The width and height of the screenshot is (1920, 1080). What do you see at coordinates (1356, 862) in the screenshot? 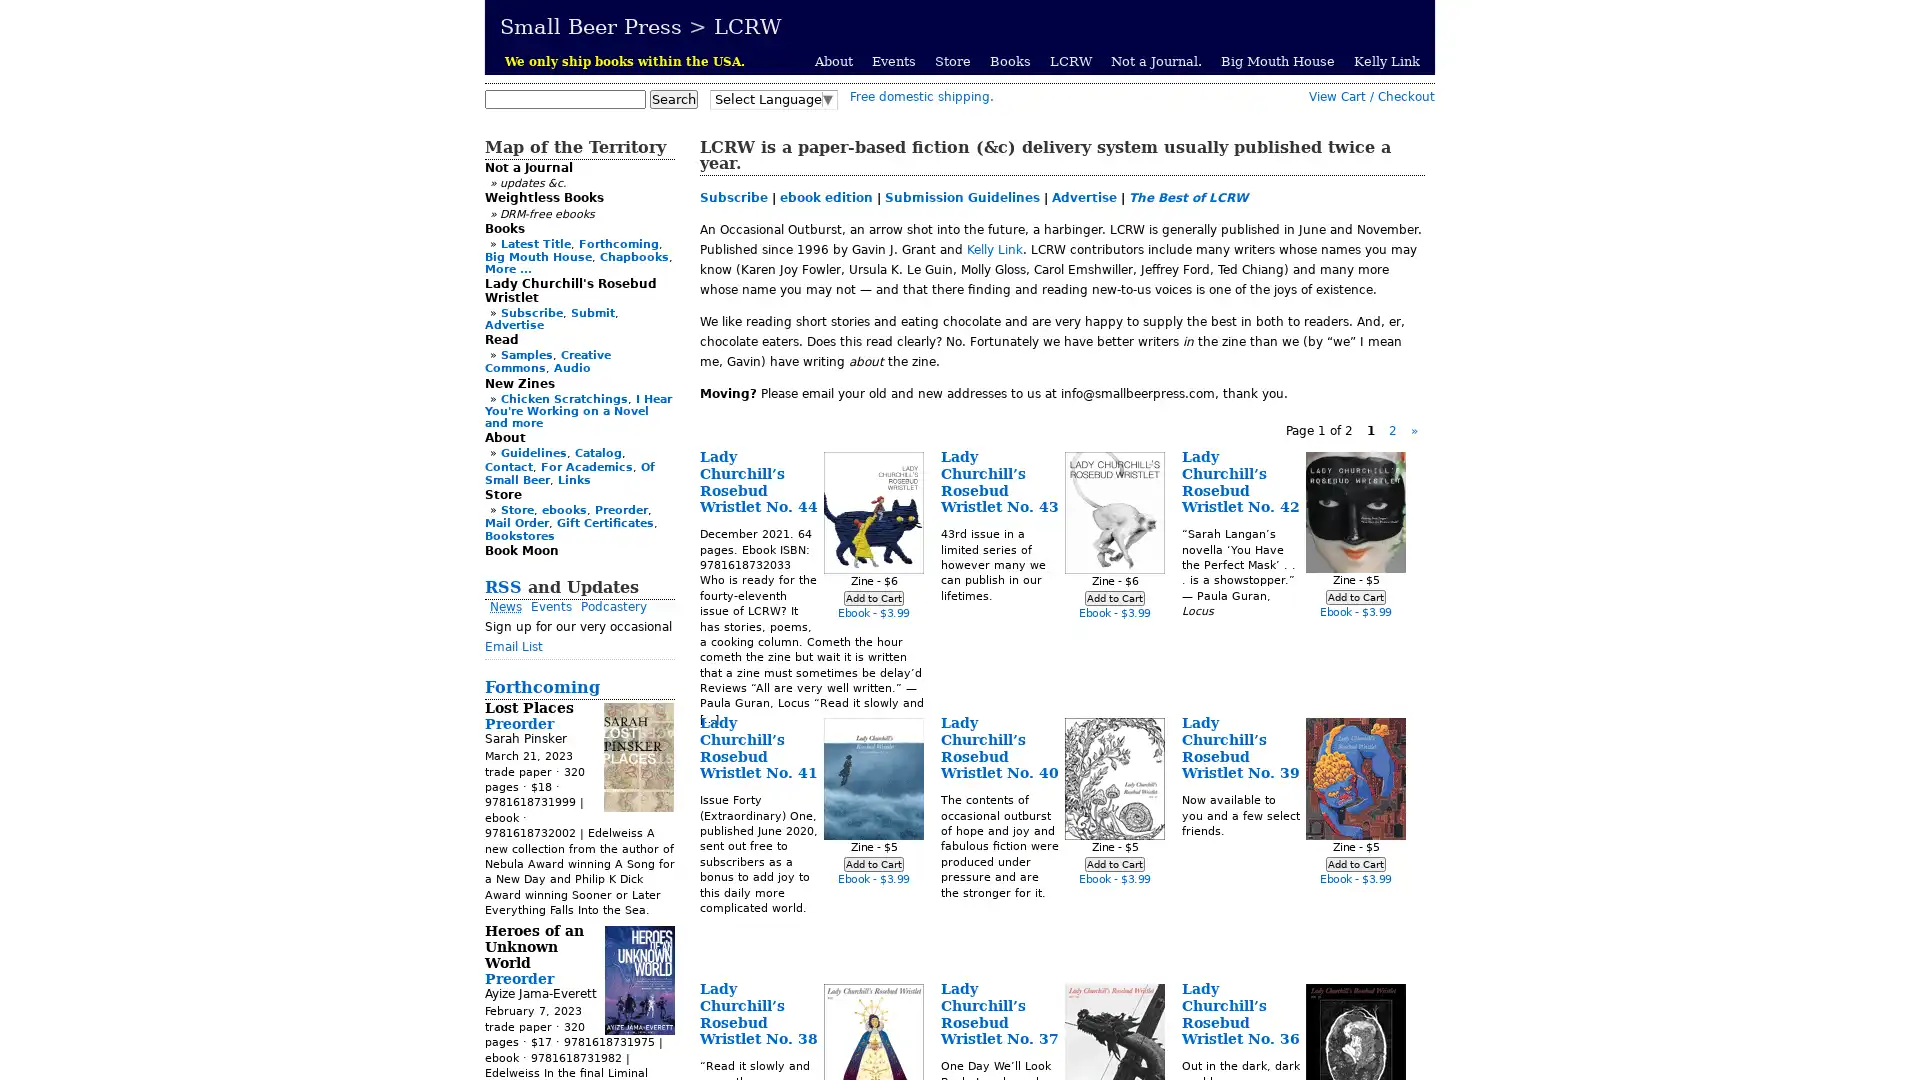
I see `Add to Cart` at bounding box center [1356, 862].